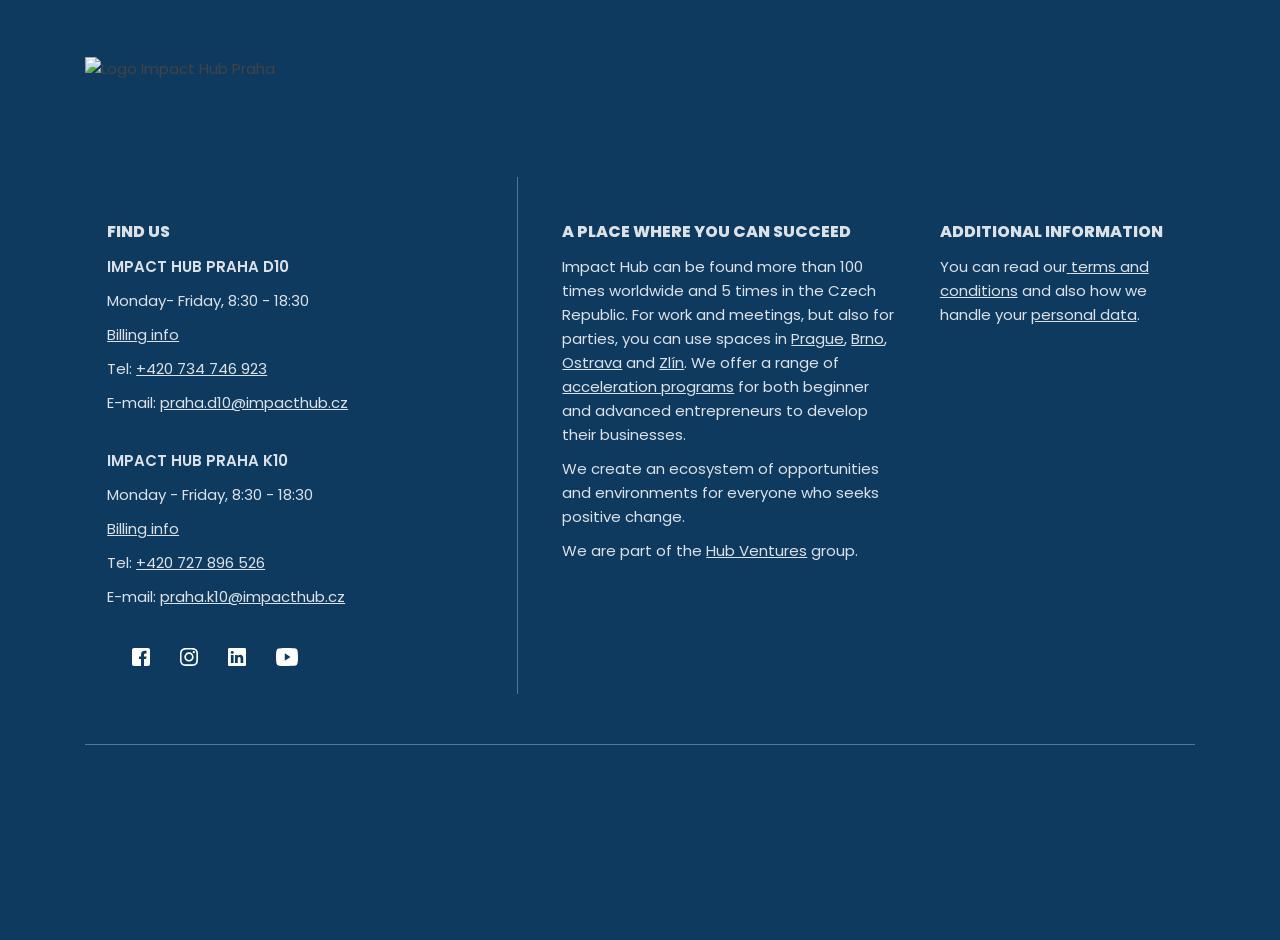  Describe the element at coordinates (867, 338) in the screenshot. I see `'Brno'` at that location.